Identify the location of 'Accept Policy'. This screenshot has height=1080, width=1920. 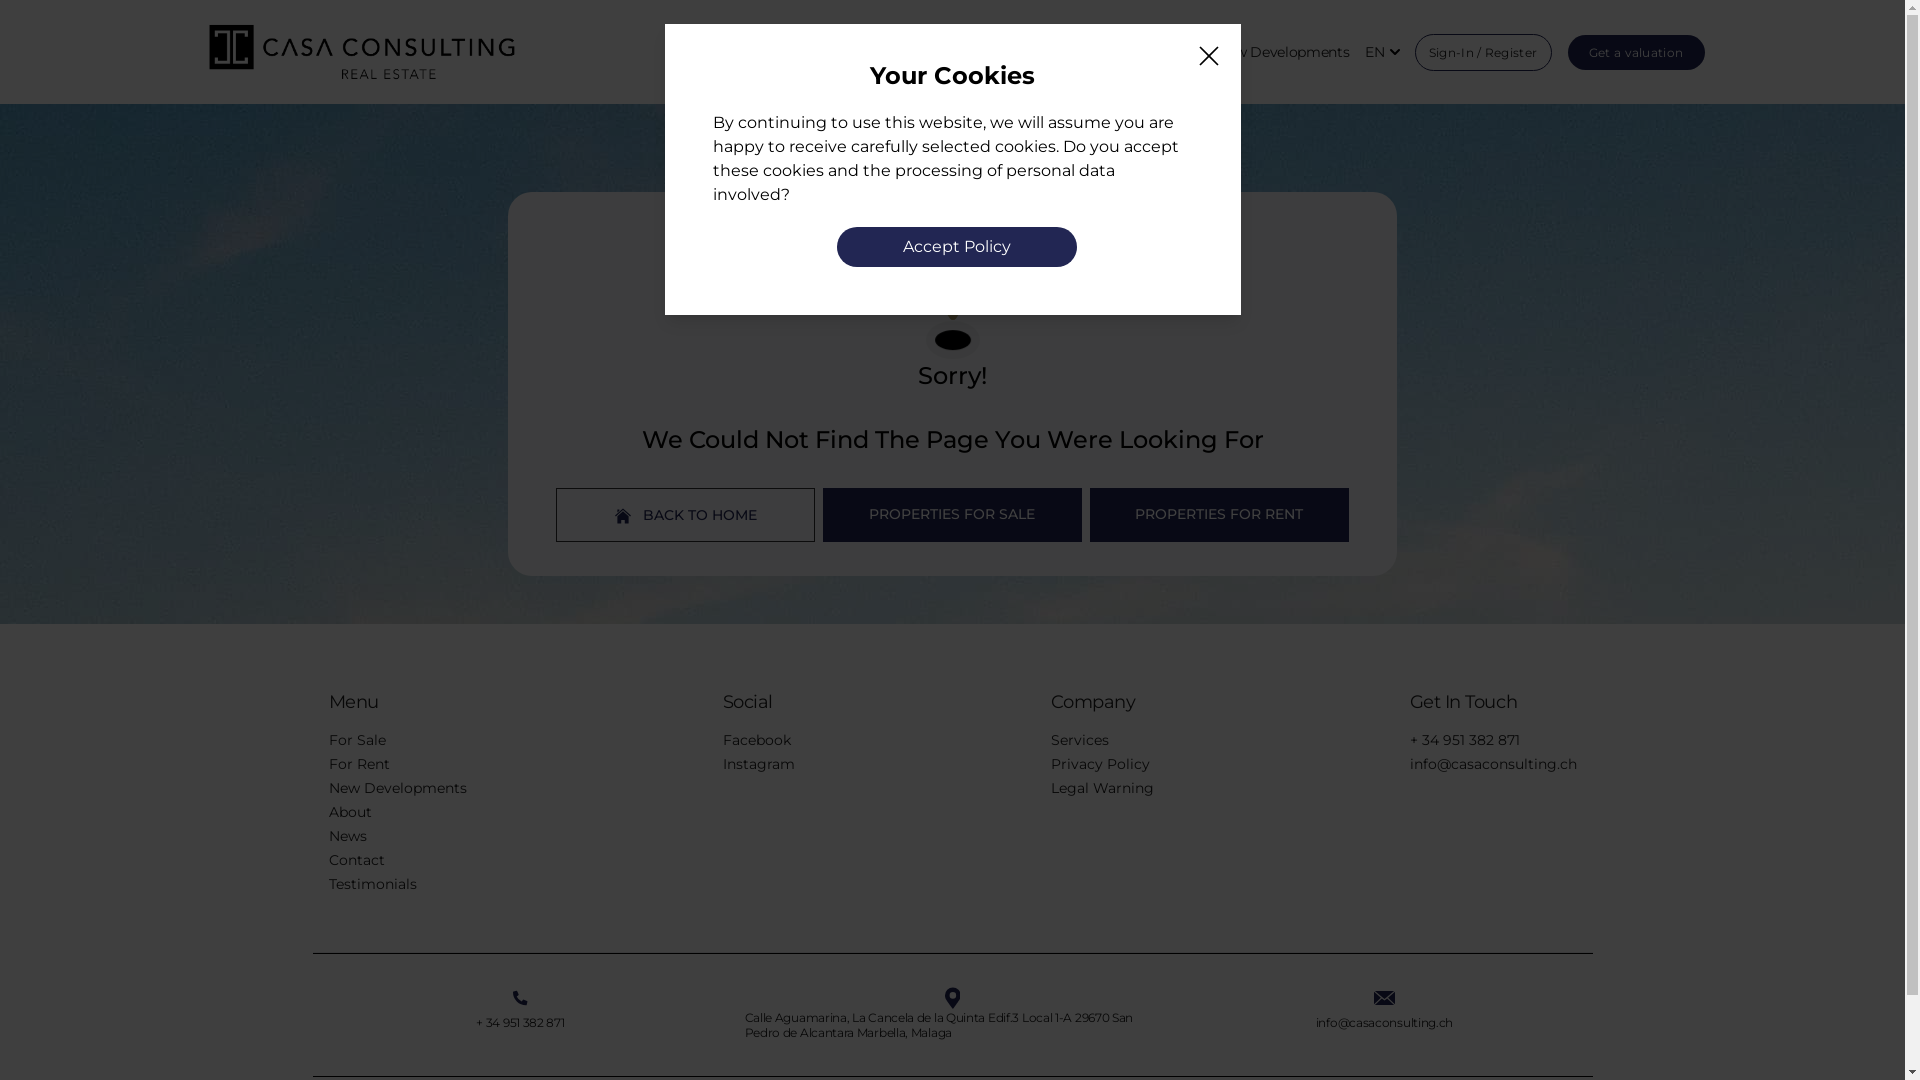
(954, 245).